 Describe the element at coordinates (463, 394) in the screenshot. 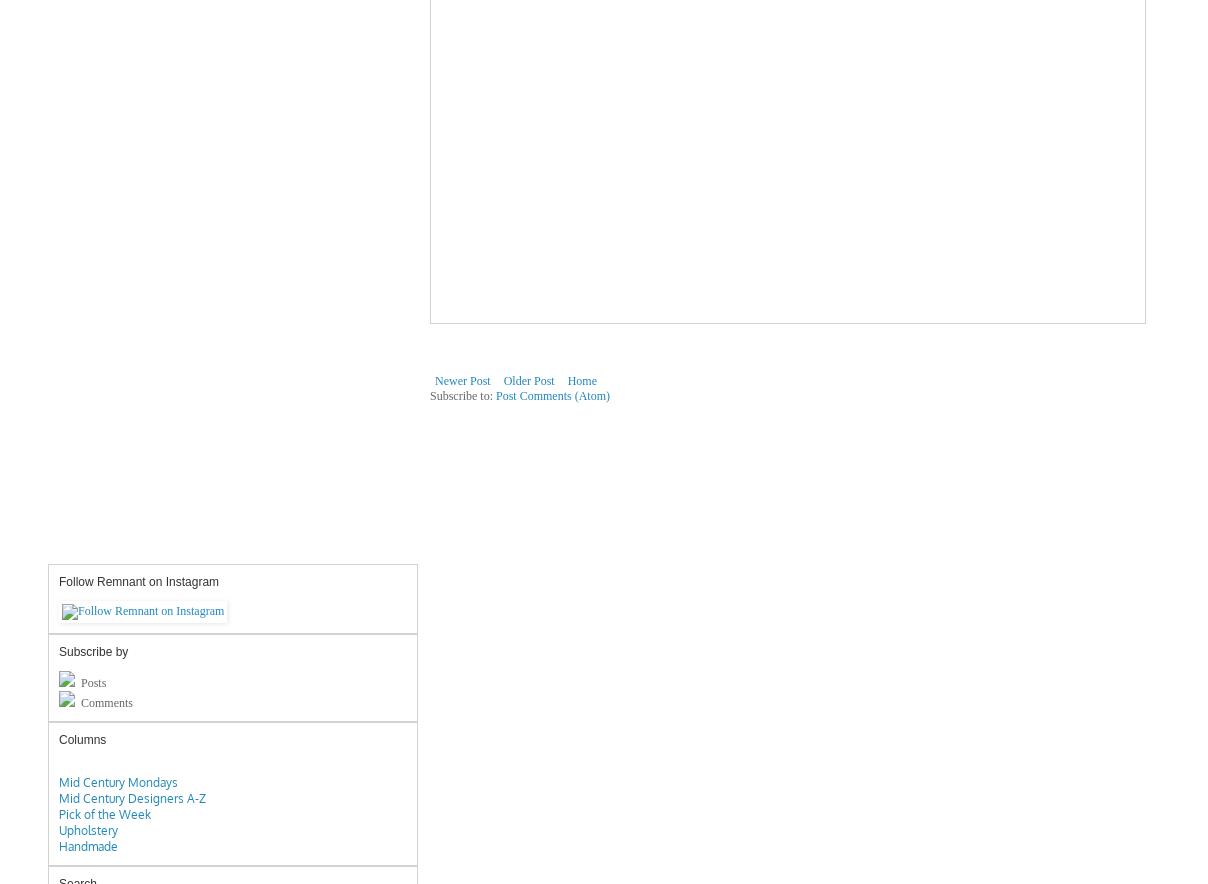

I see `'Subscribe to:'` at that location.